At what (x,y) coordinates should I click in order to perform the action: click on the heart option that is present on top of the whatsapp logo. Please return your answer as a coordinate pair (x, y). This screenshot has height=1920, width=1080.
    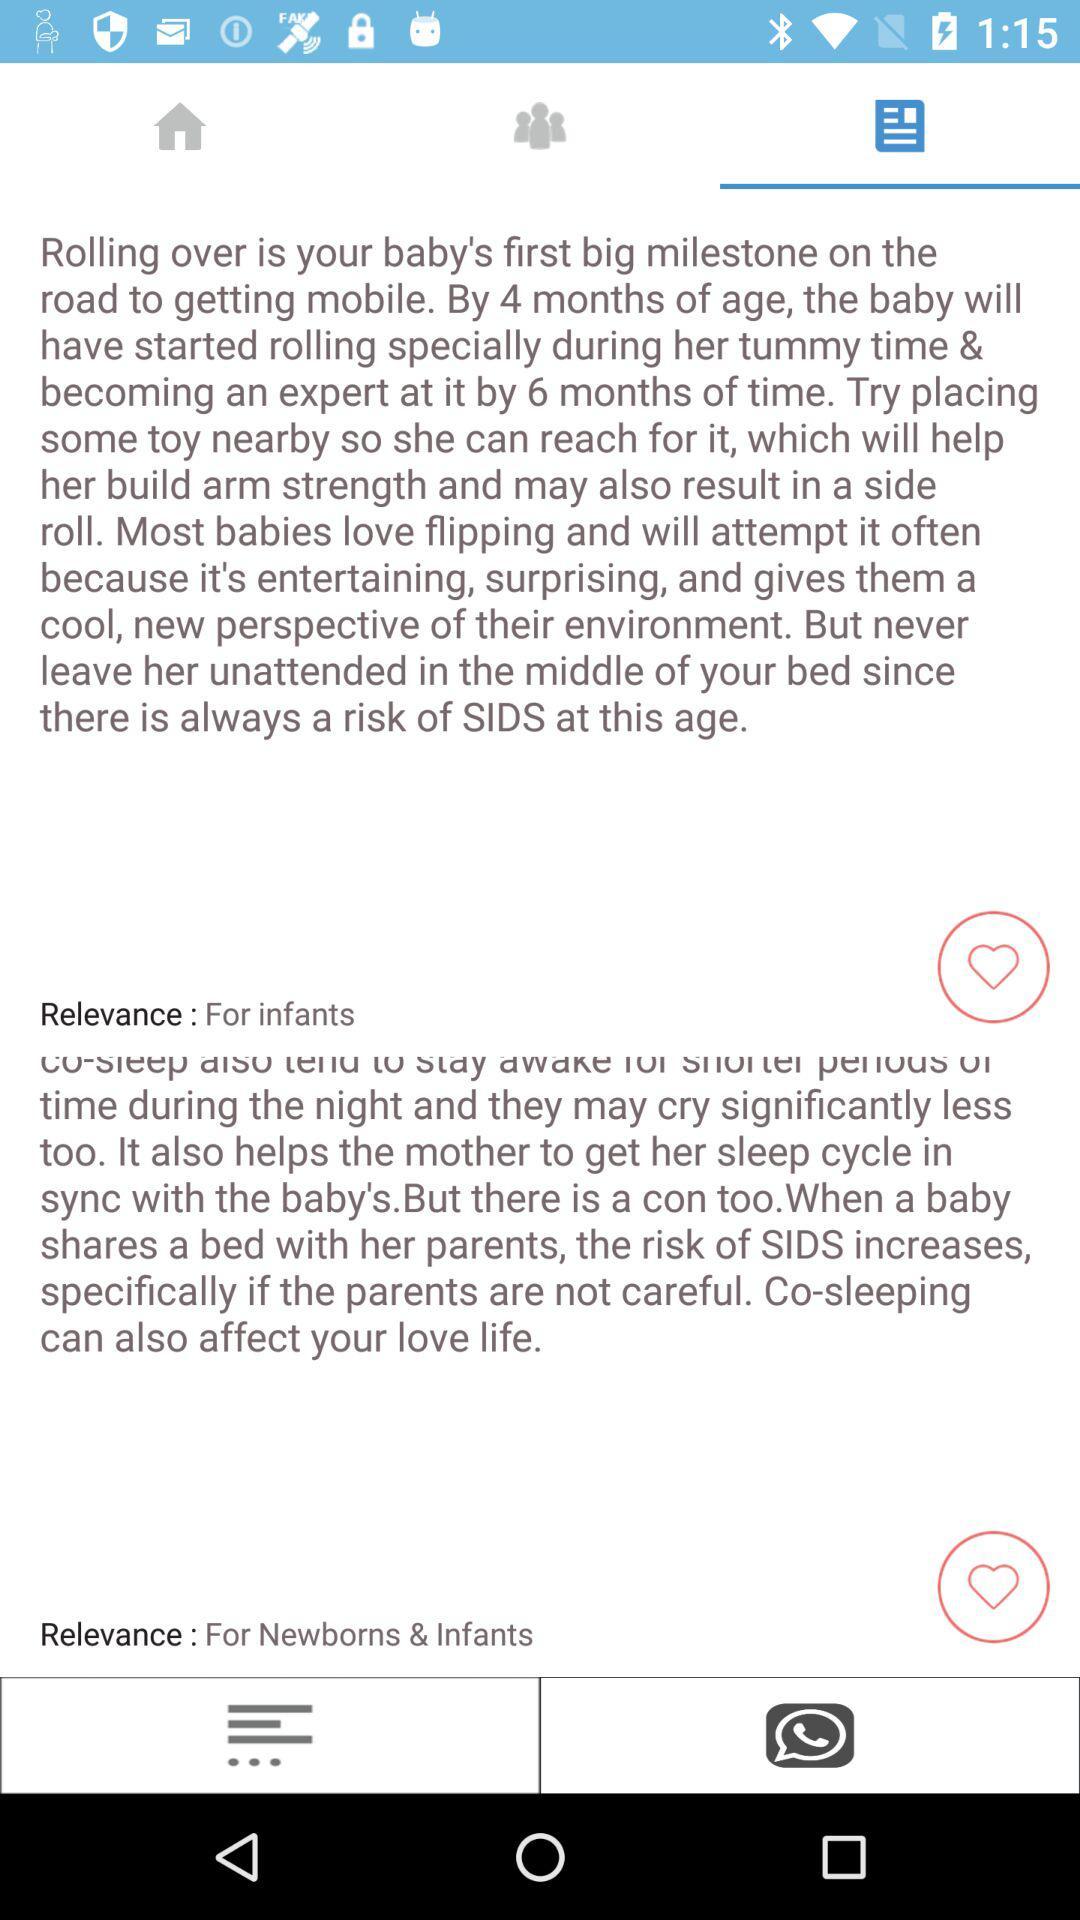
    Looking at the image, I should click on (1001, 1584).